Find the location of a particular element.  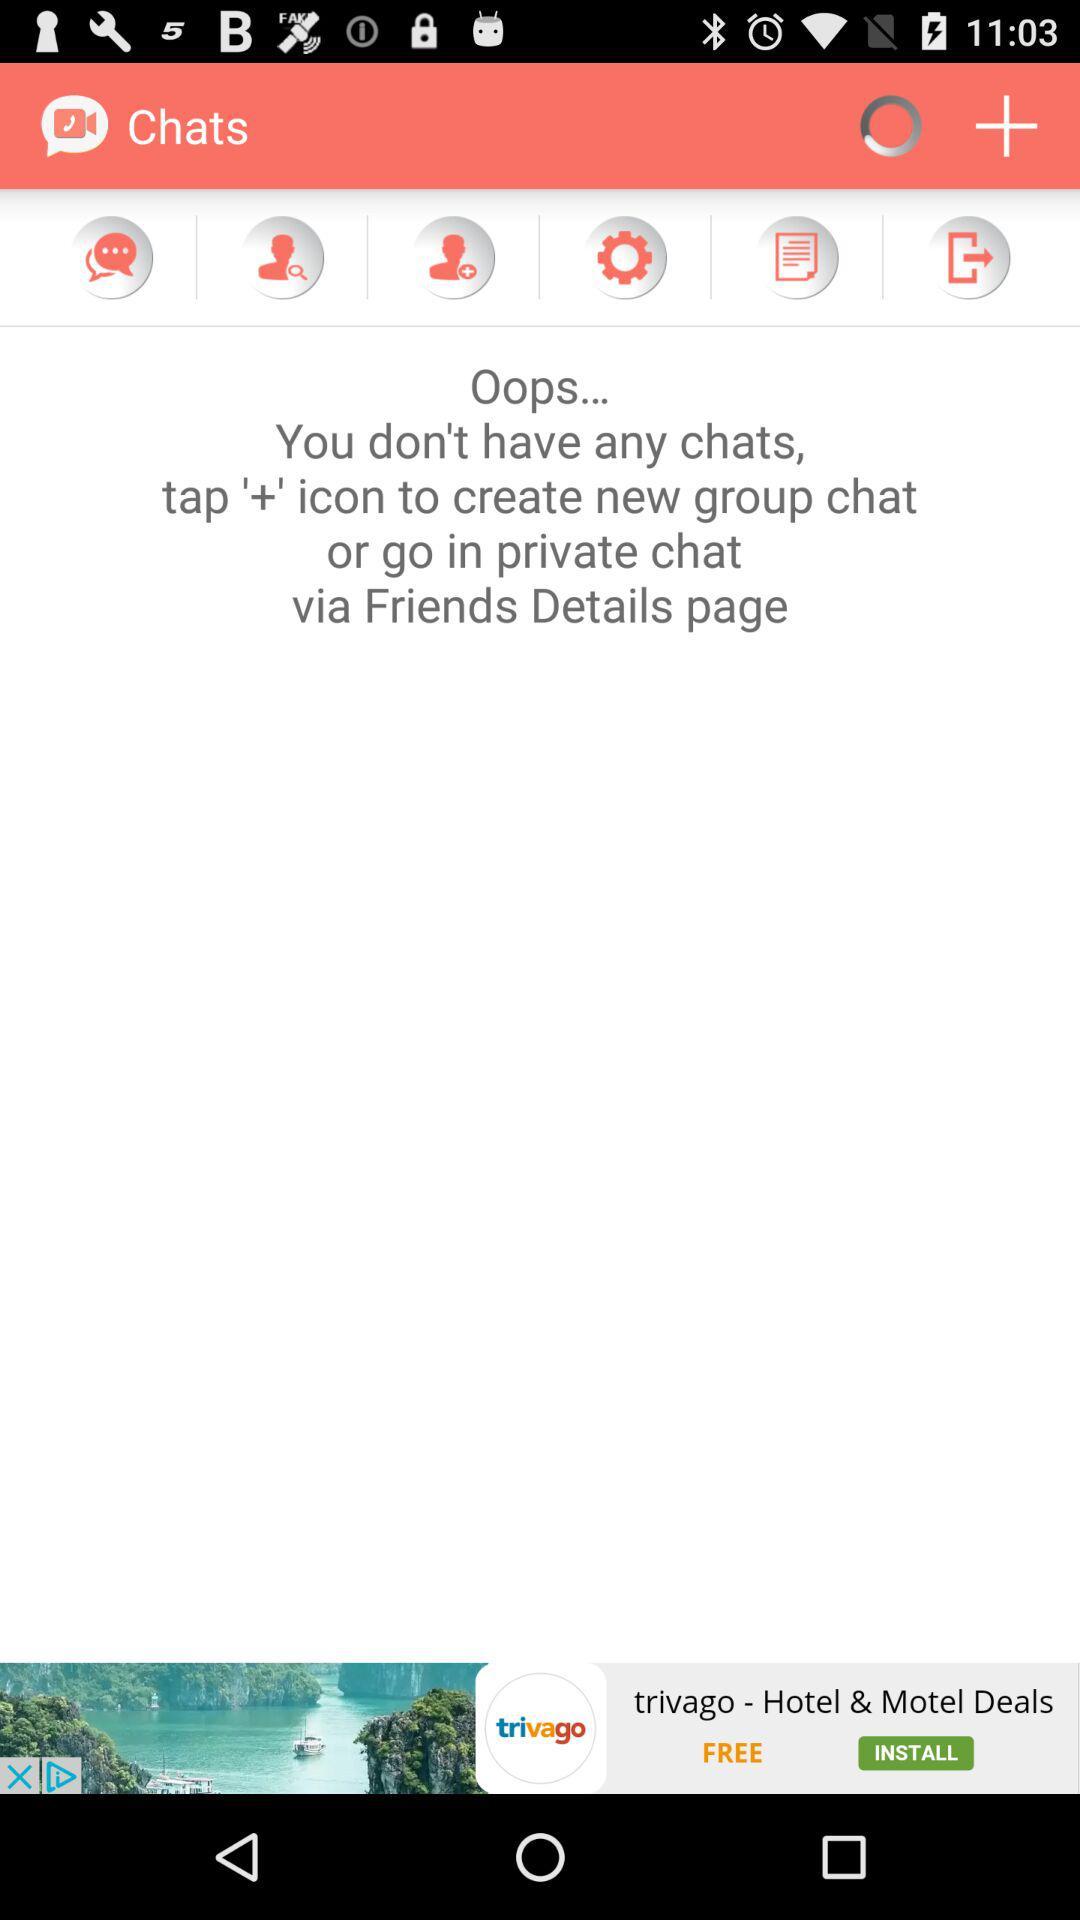

error occured is located at coordinates (540, 994).